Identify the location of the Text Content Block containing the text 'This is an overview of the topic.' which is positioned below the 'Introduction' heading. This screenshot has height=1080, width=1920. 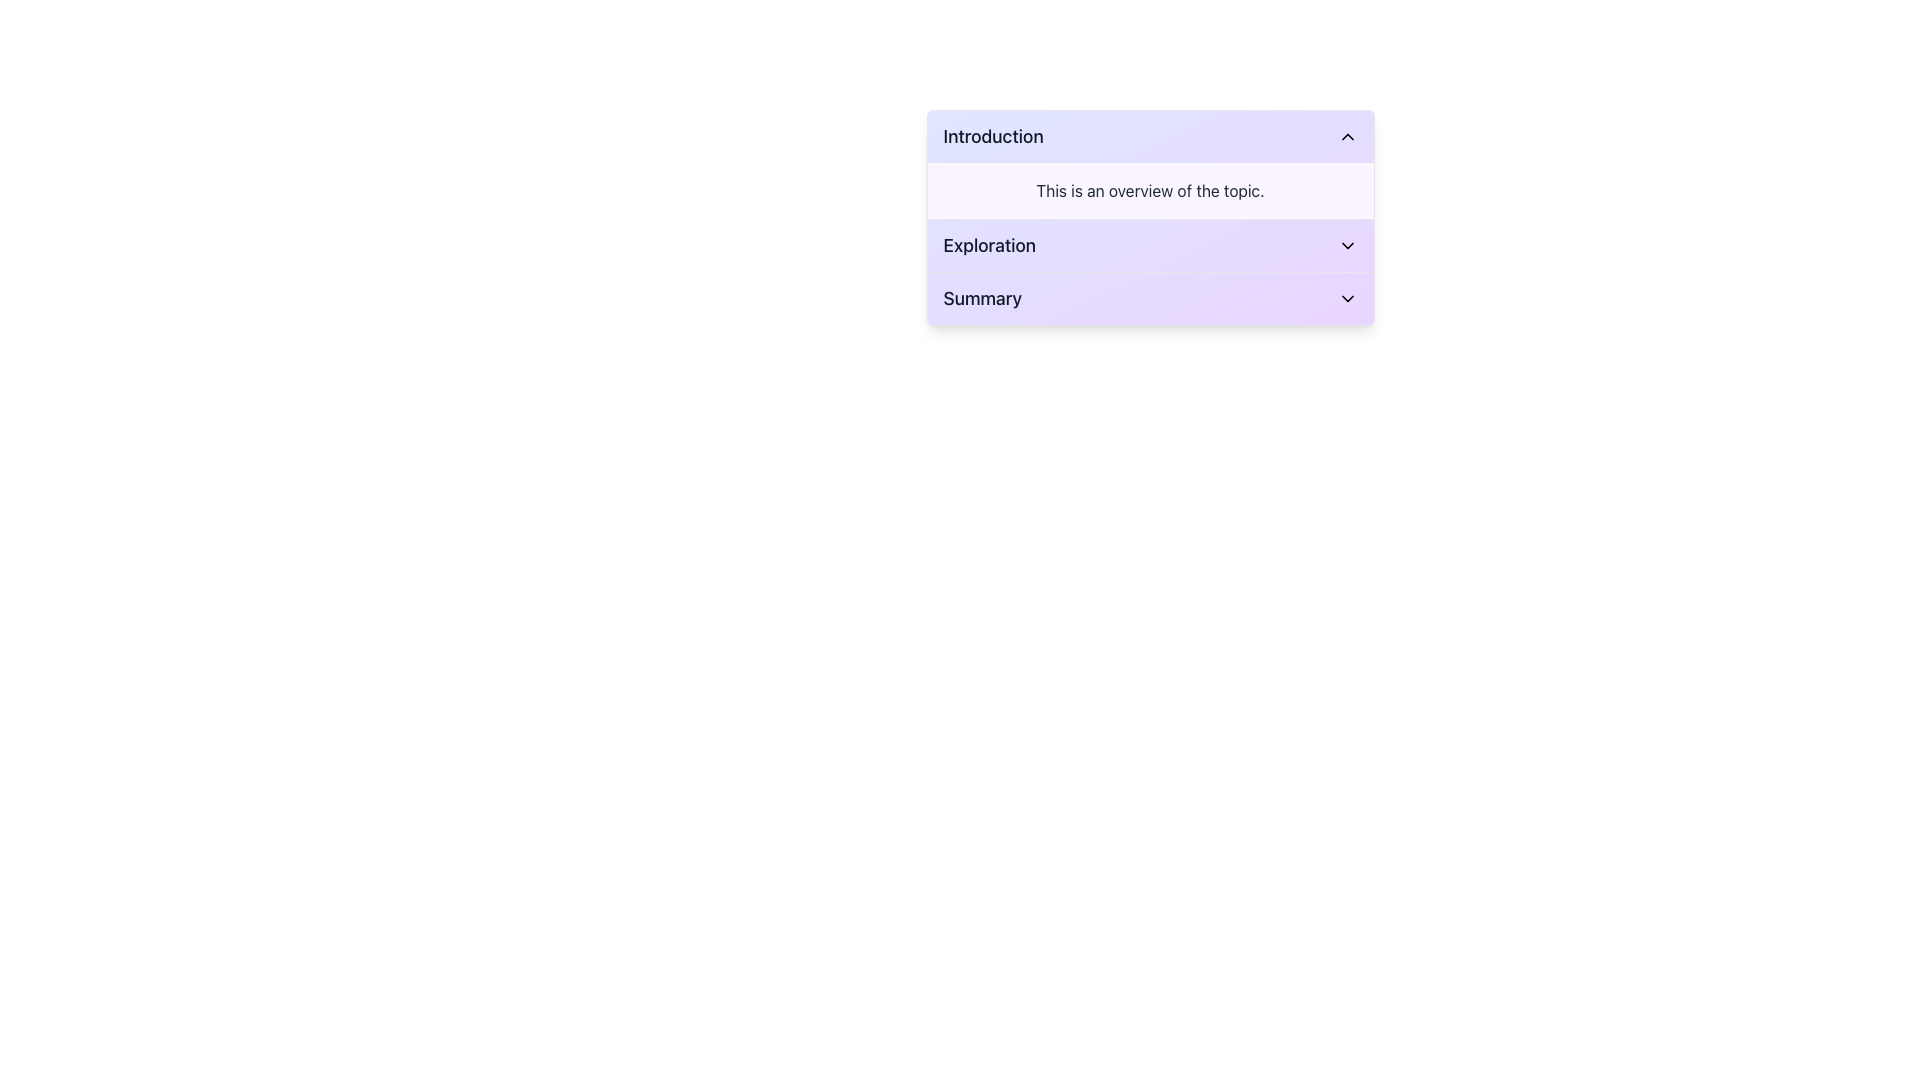
(1150, 191).